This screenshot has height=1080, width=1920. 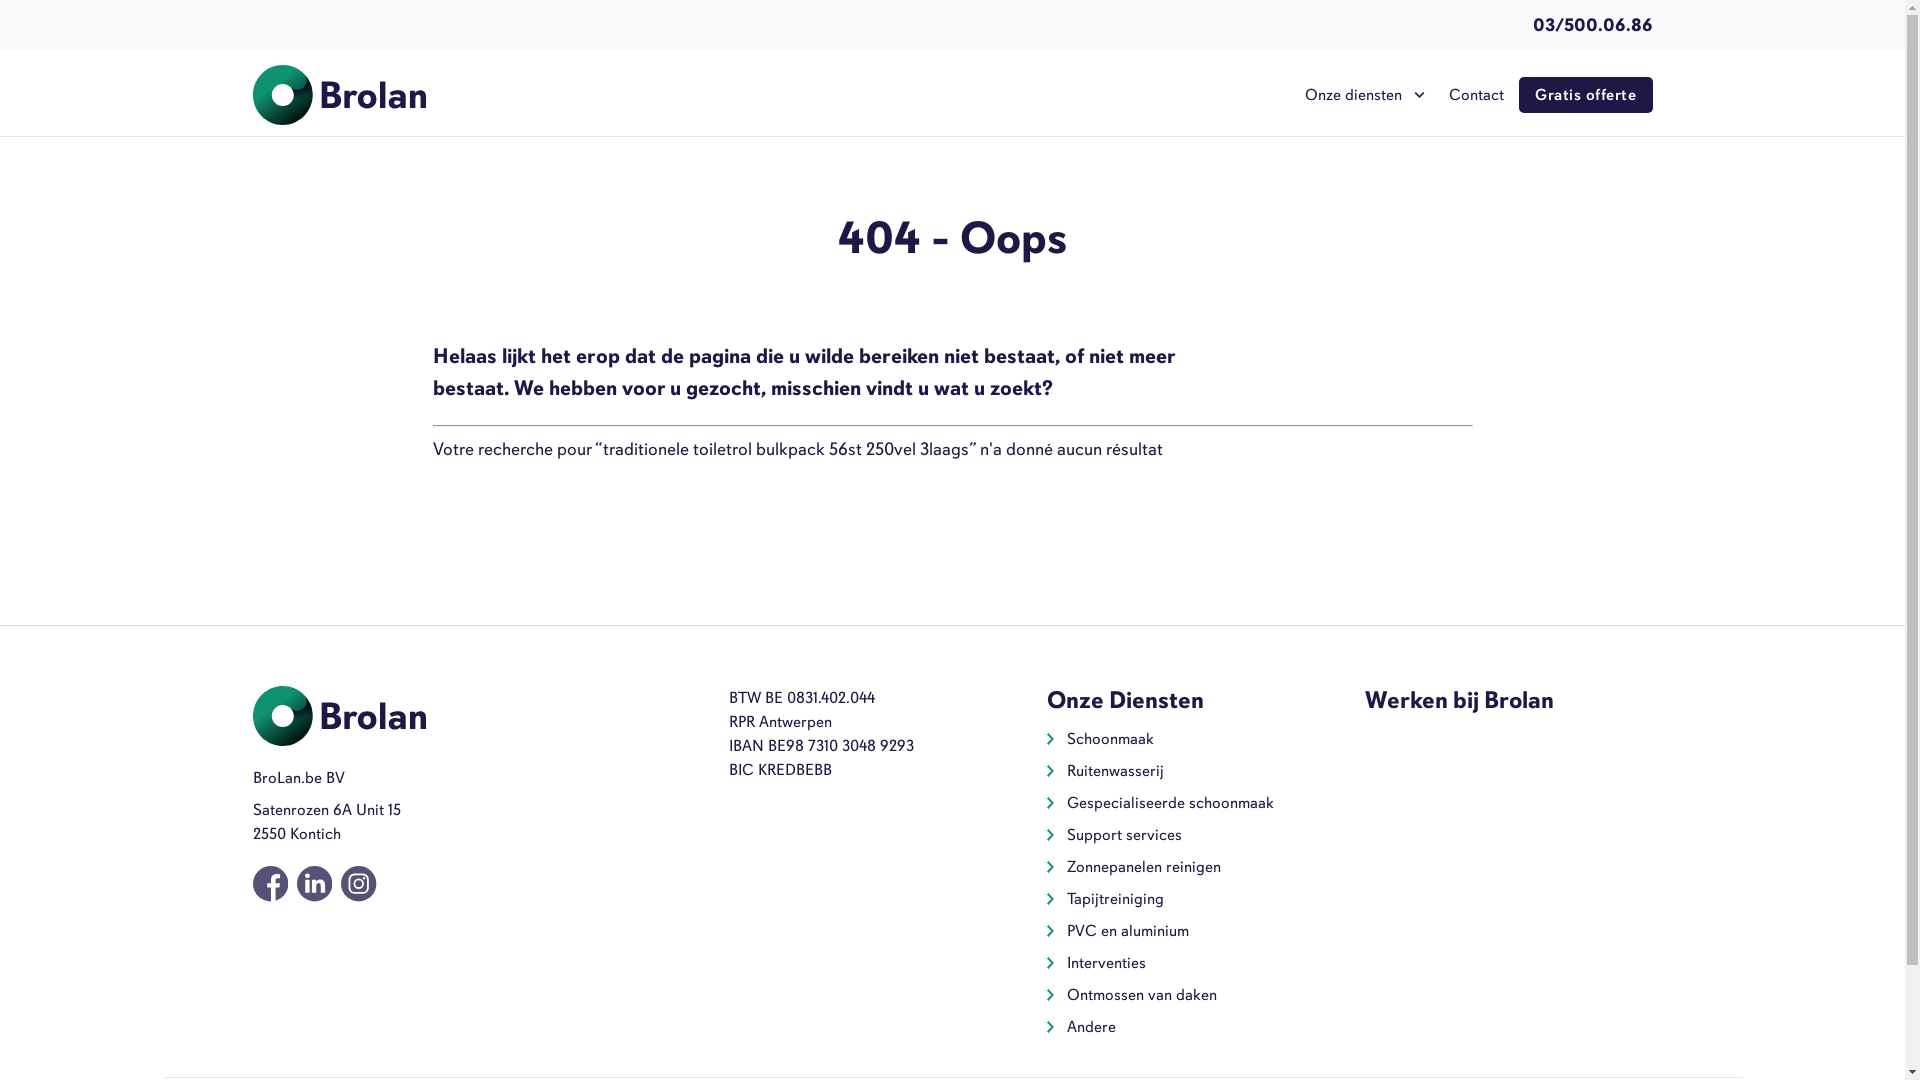 What do you see at coordinates (1105, 962) in the screenshot?
I see `'Interventies'` at bounding box center [1105, 962].